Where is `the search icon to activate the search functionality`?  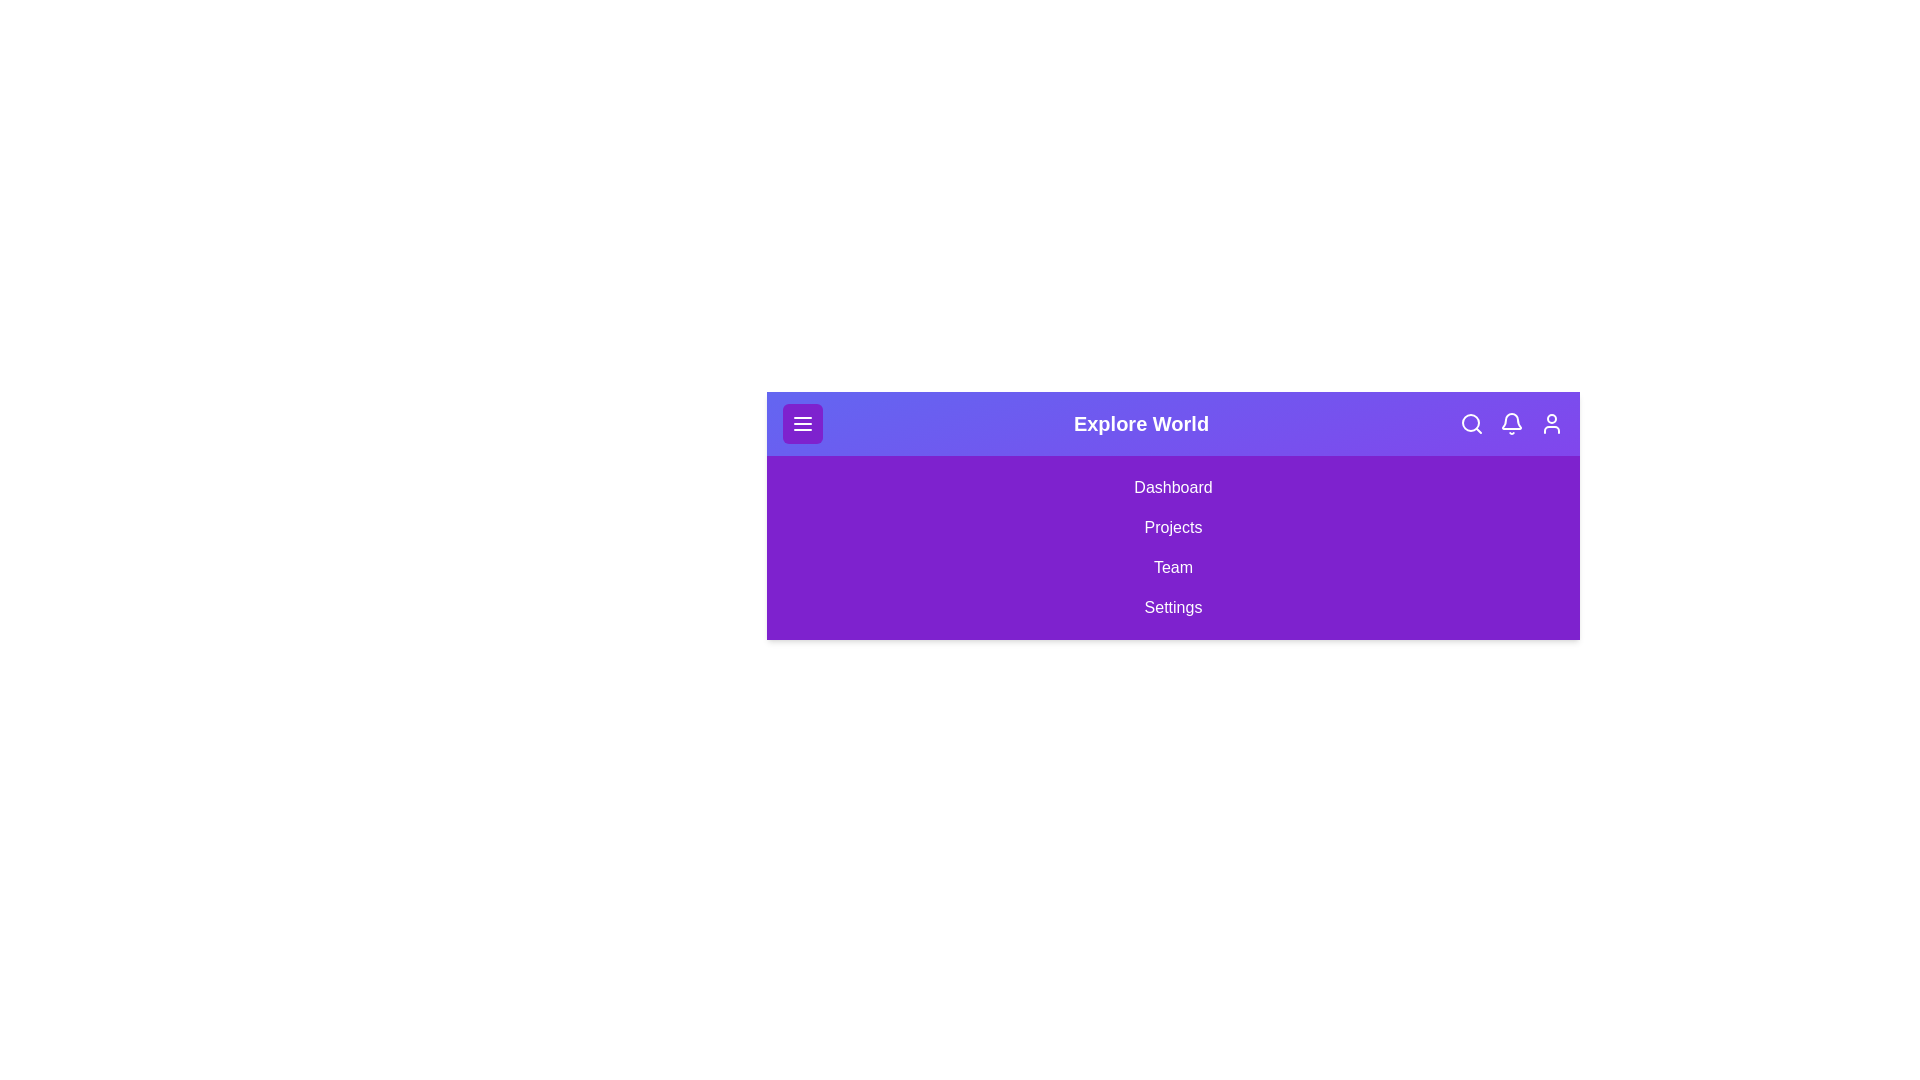
the search icon to activate the search functionality is located at coordinates (1472, 423).